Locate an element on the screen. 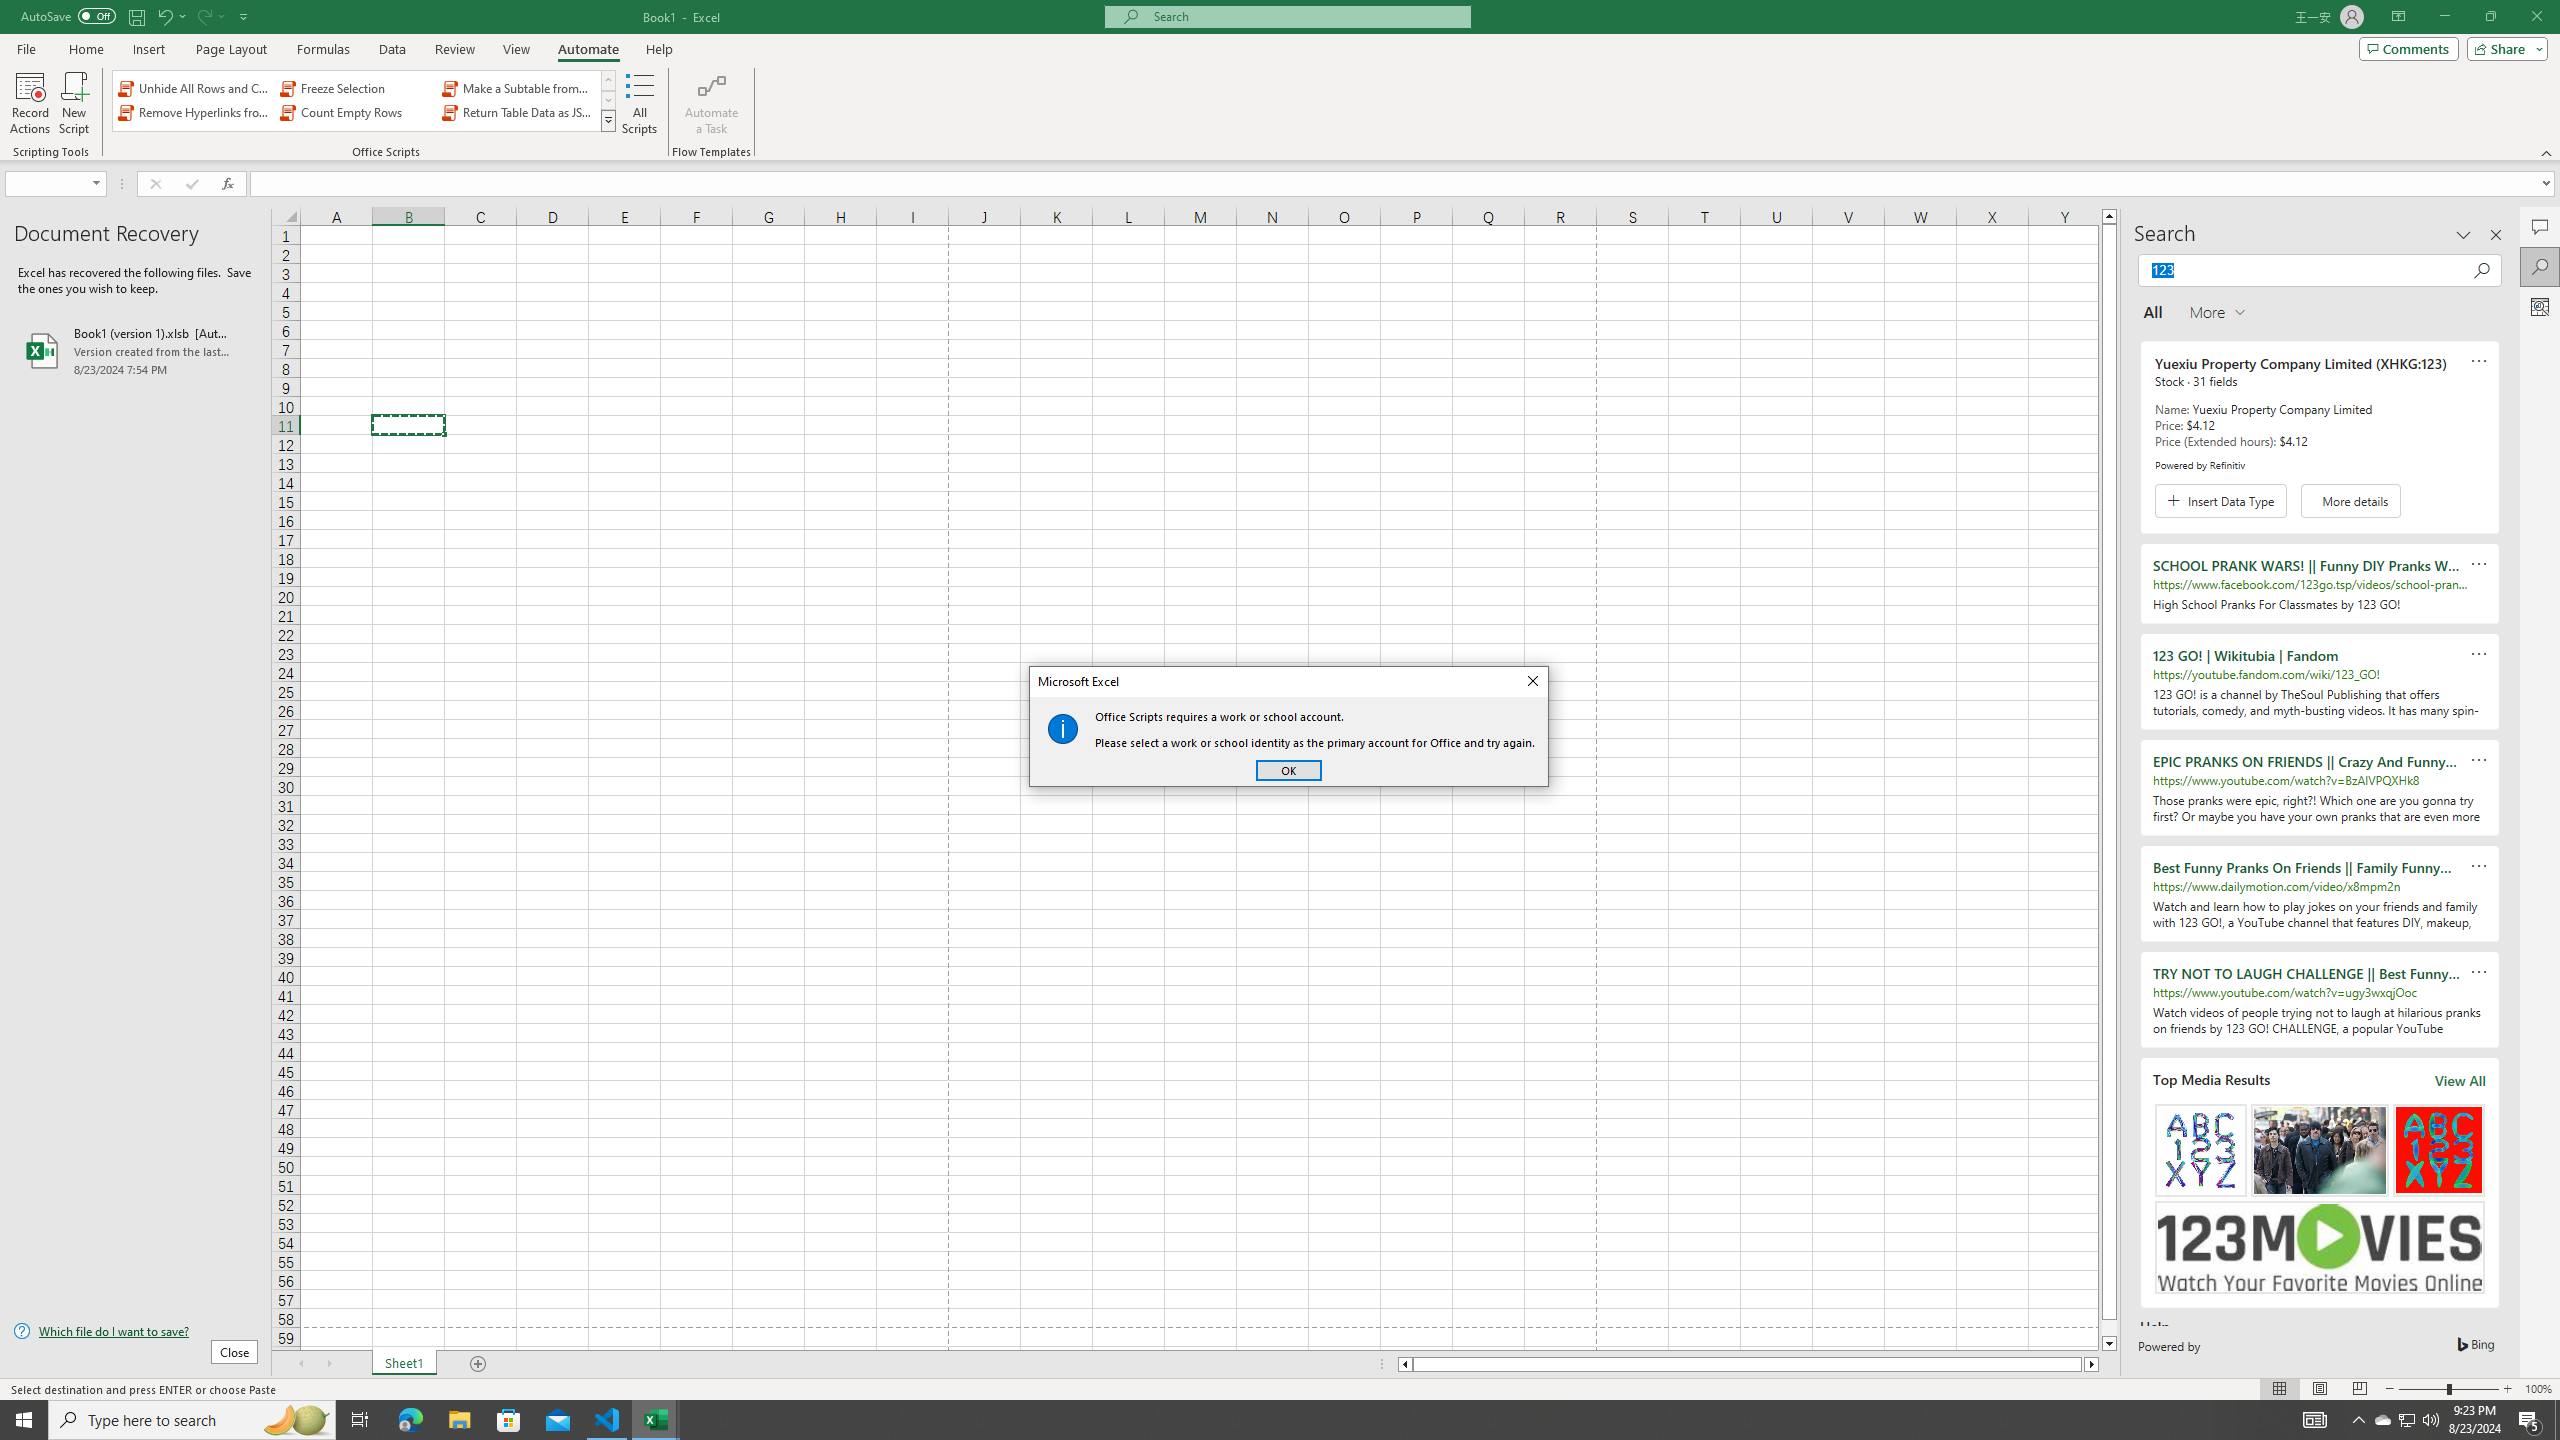  'Close pane' is located at coordinates (2495, 234).